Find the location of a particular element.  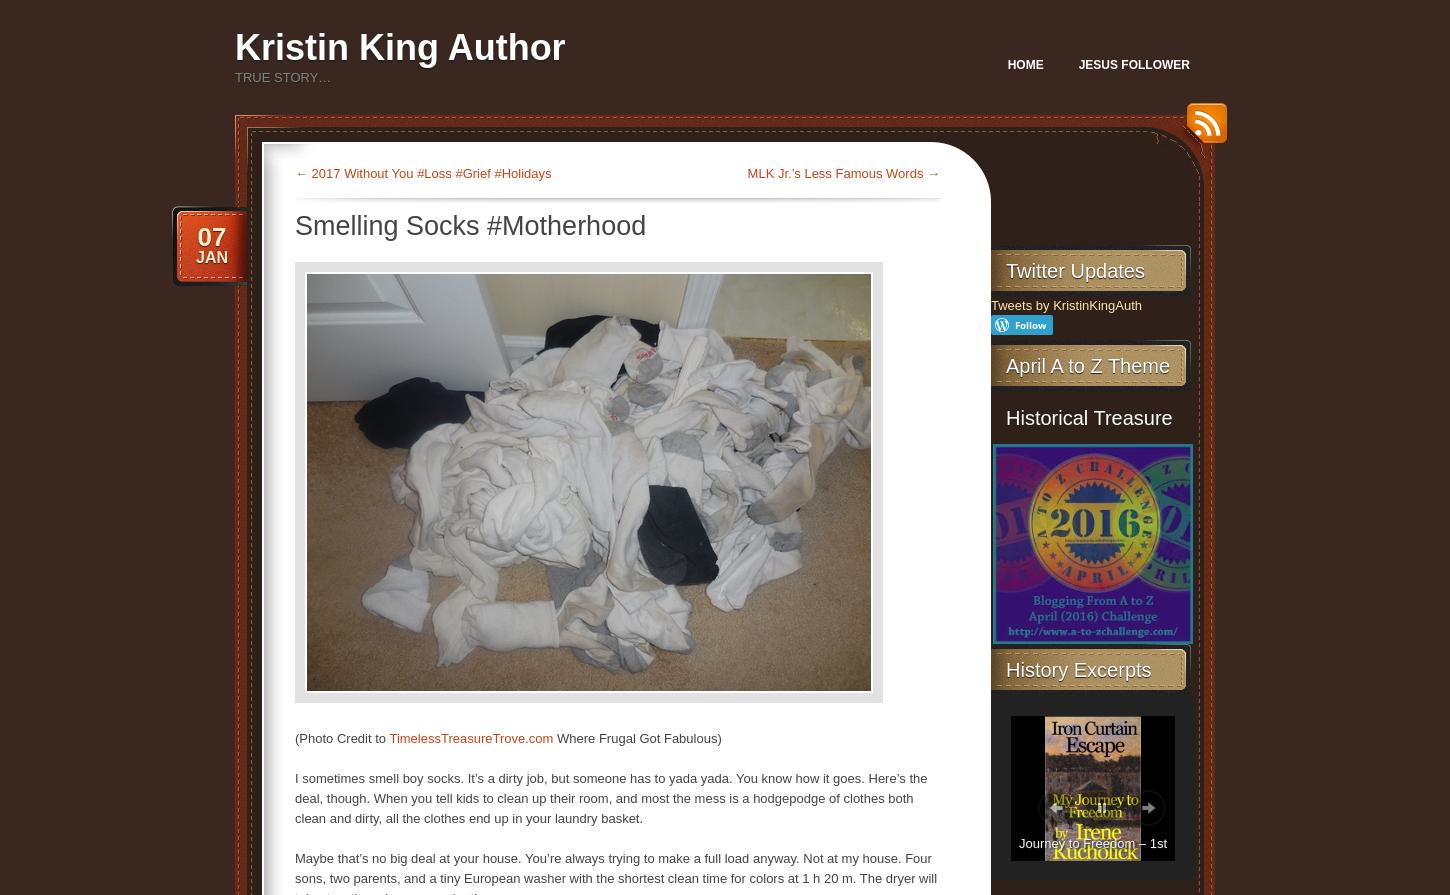

'2017 Without You #Loss #Grief #Holidays' is located at coordinates (428, 173).